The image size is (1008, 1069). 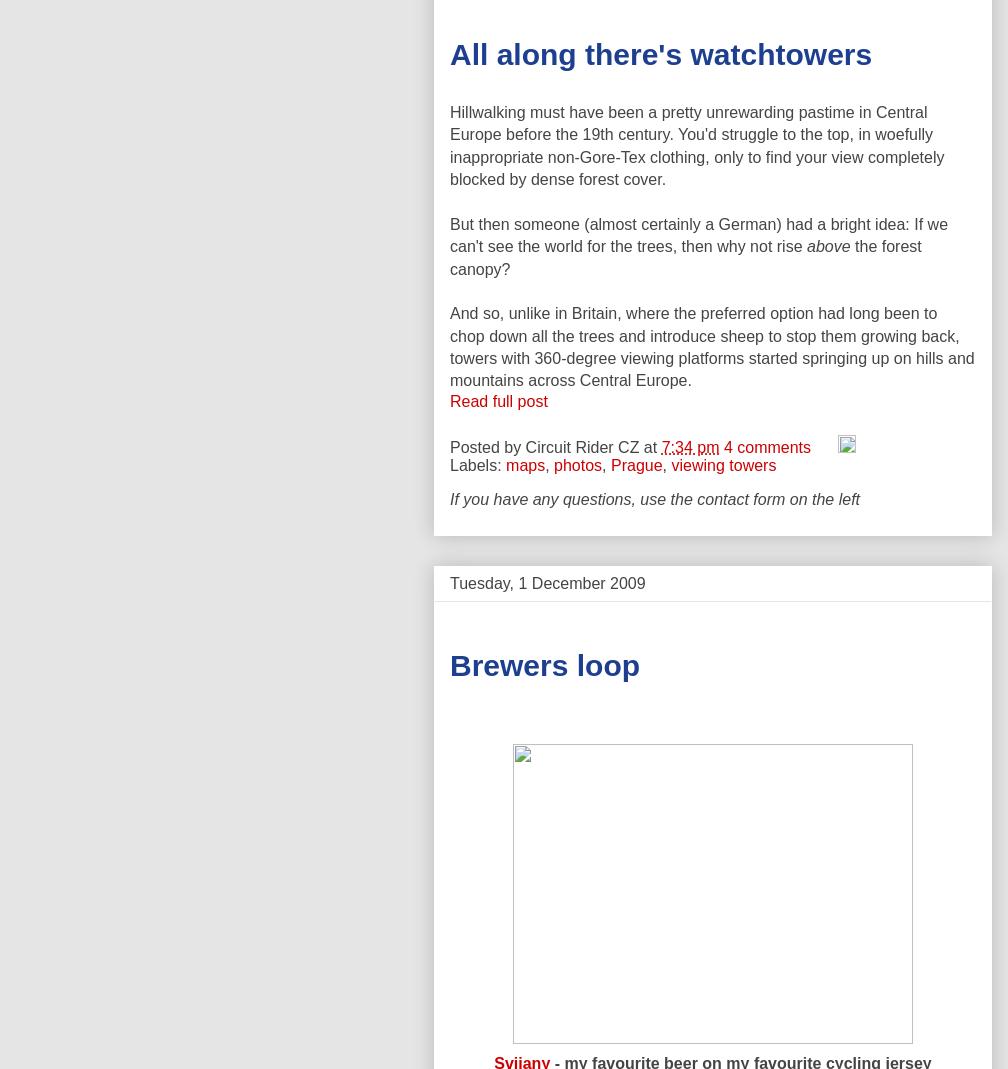 What do you see at coordinates (636, 463) in the screenshot?
I see `'Prague'` at bounding box center [636, 463].